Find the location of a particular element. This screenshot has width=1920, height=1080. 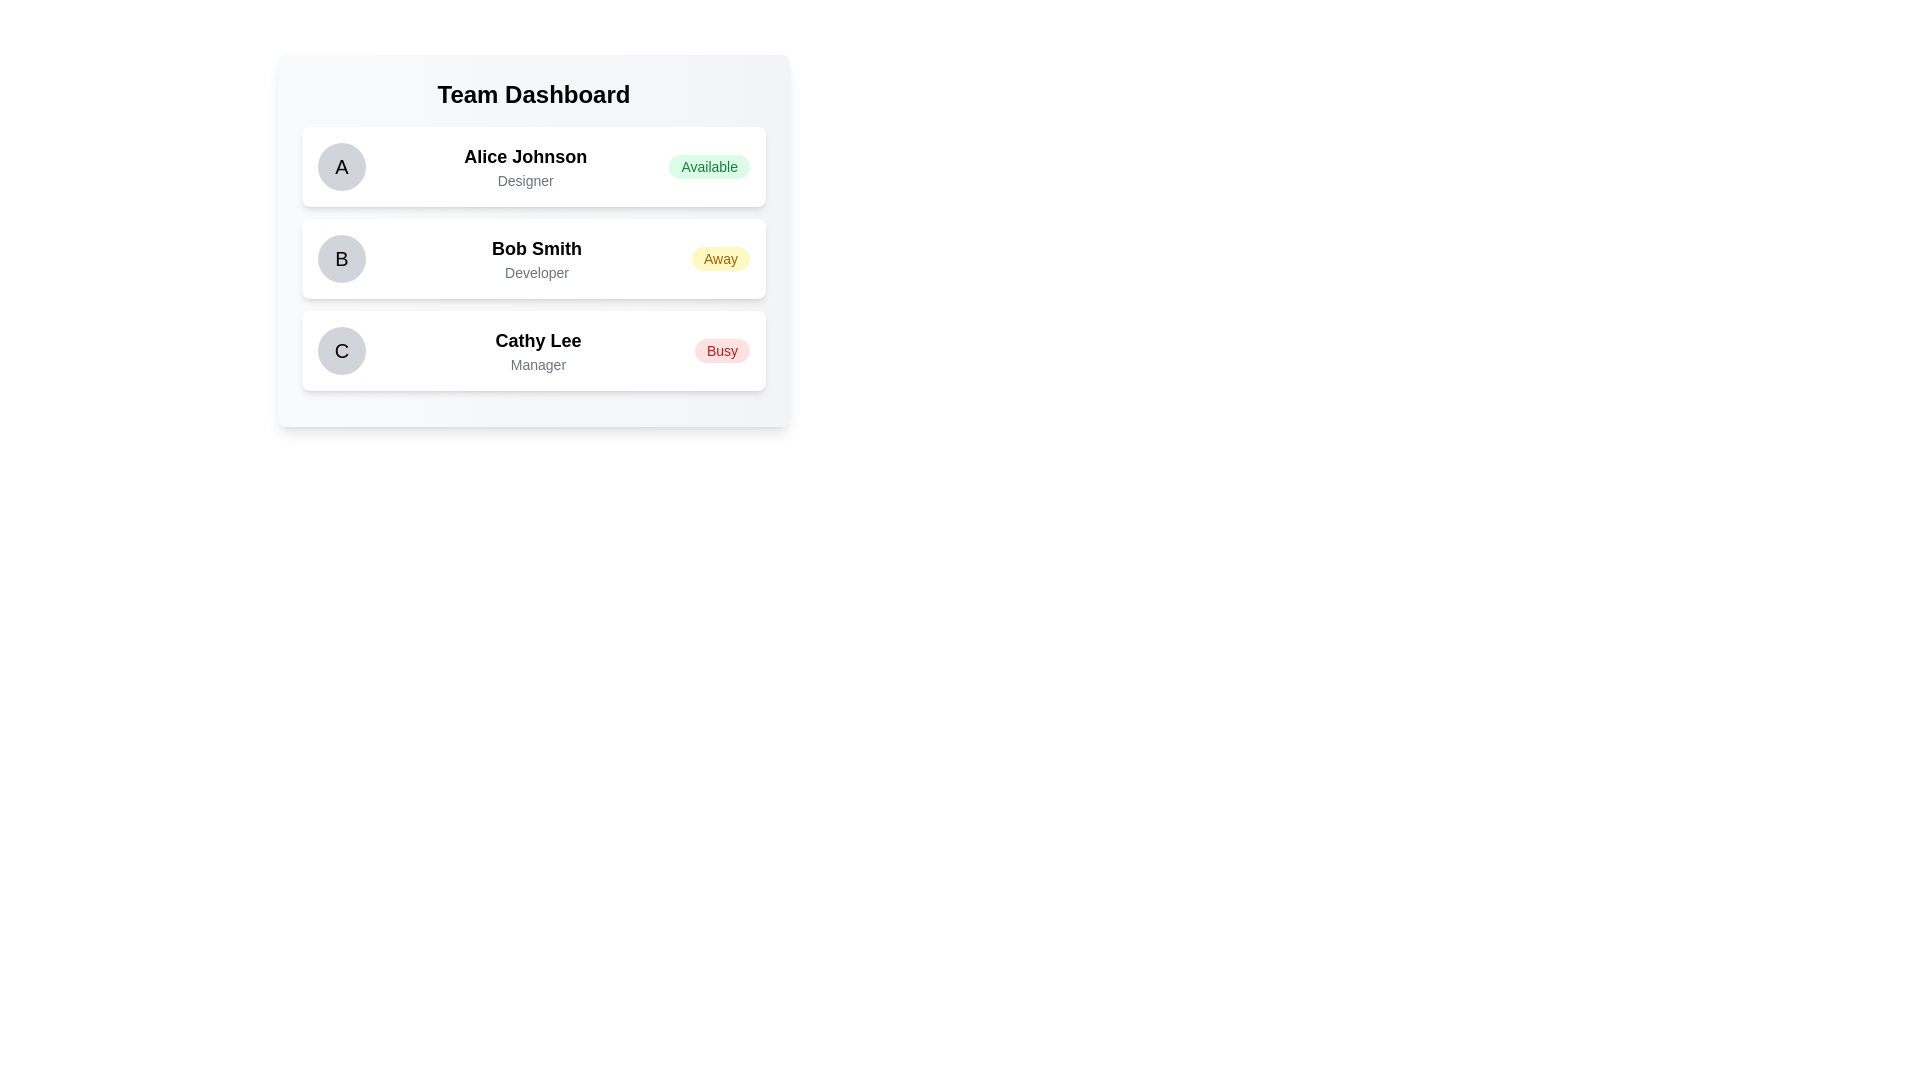

the 'Busy' status label for Cathy Lee, Manager, located at the far right of the row is located at coordinates (721, 350).